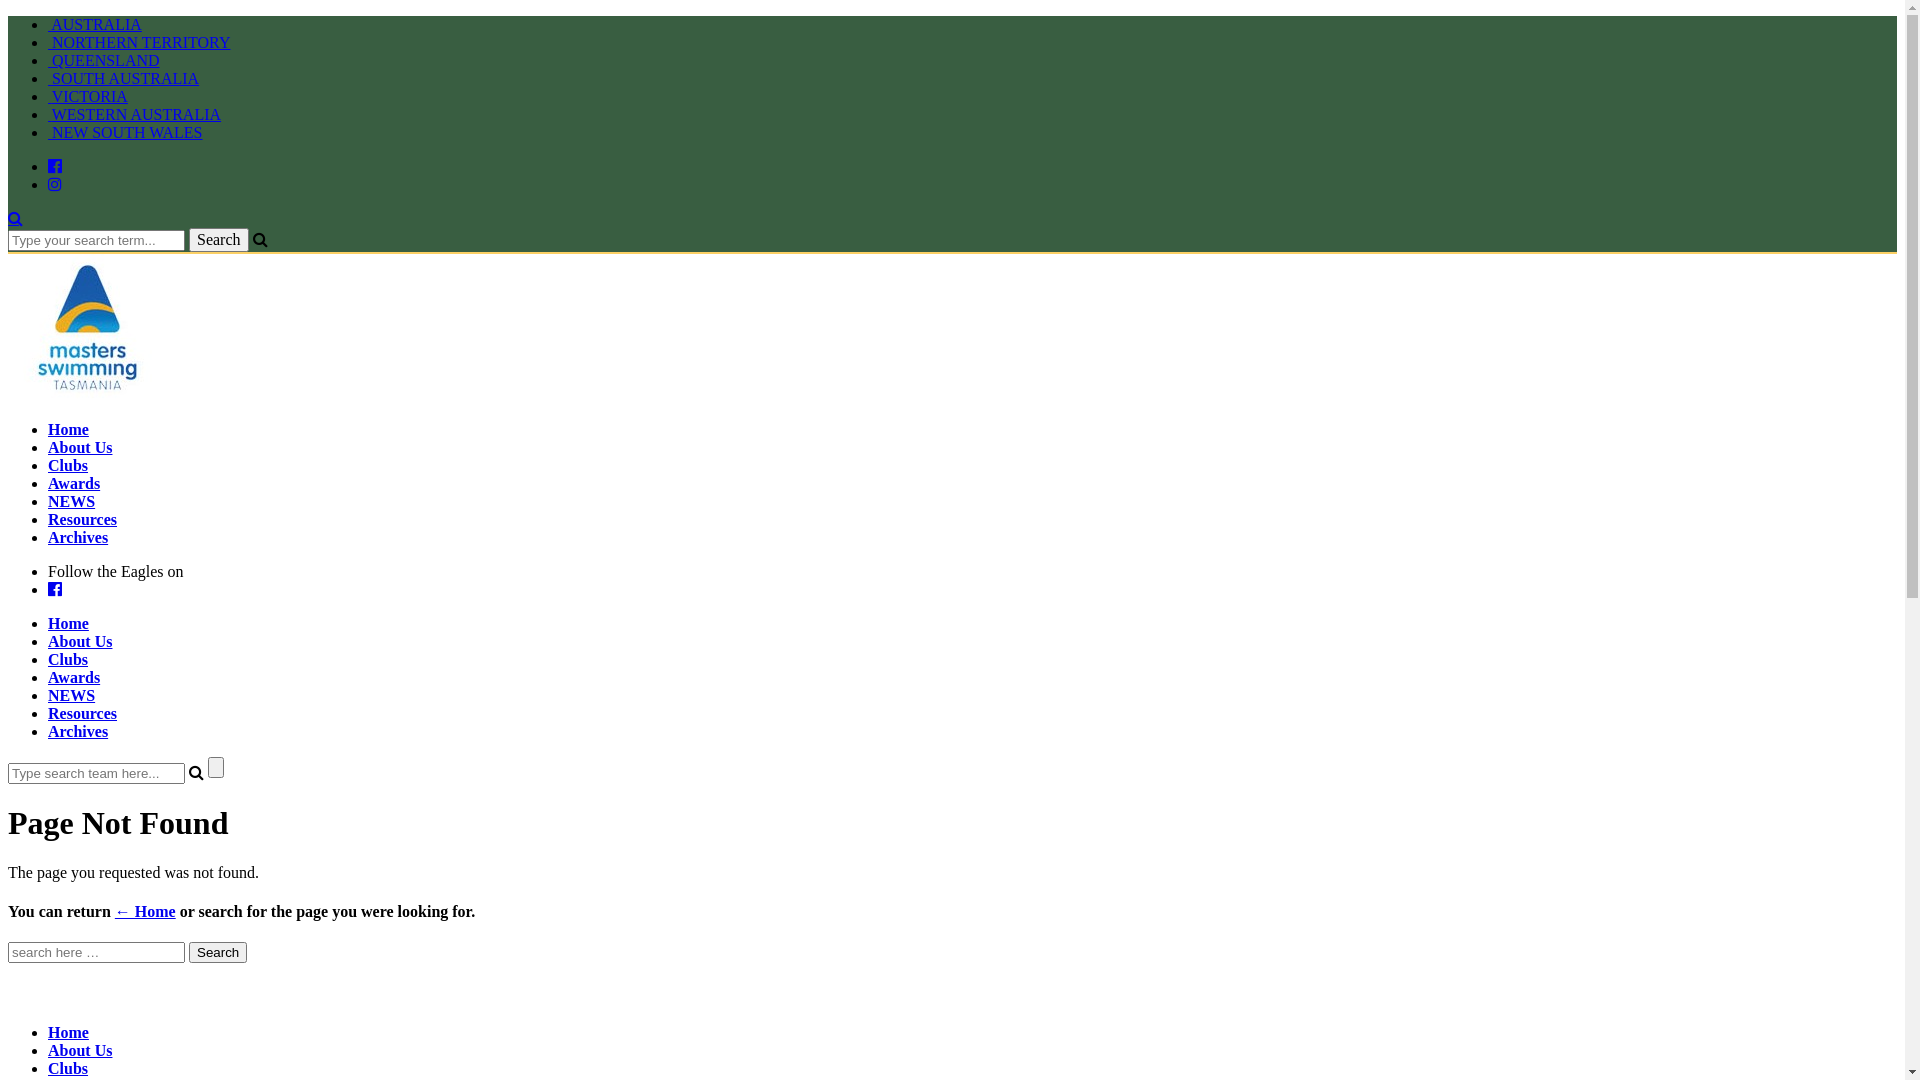 The image size is (1920, 1080). Describe the element at coordinates (71, 500) in the screenshot. I see `'NEWS'` at that location.